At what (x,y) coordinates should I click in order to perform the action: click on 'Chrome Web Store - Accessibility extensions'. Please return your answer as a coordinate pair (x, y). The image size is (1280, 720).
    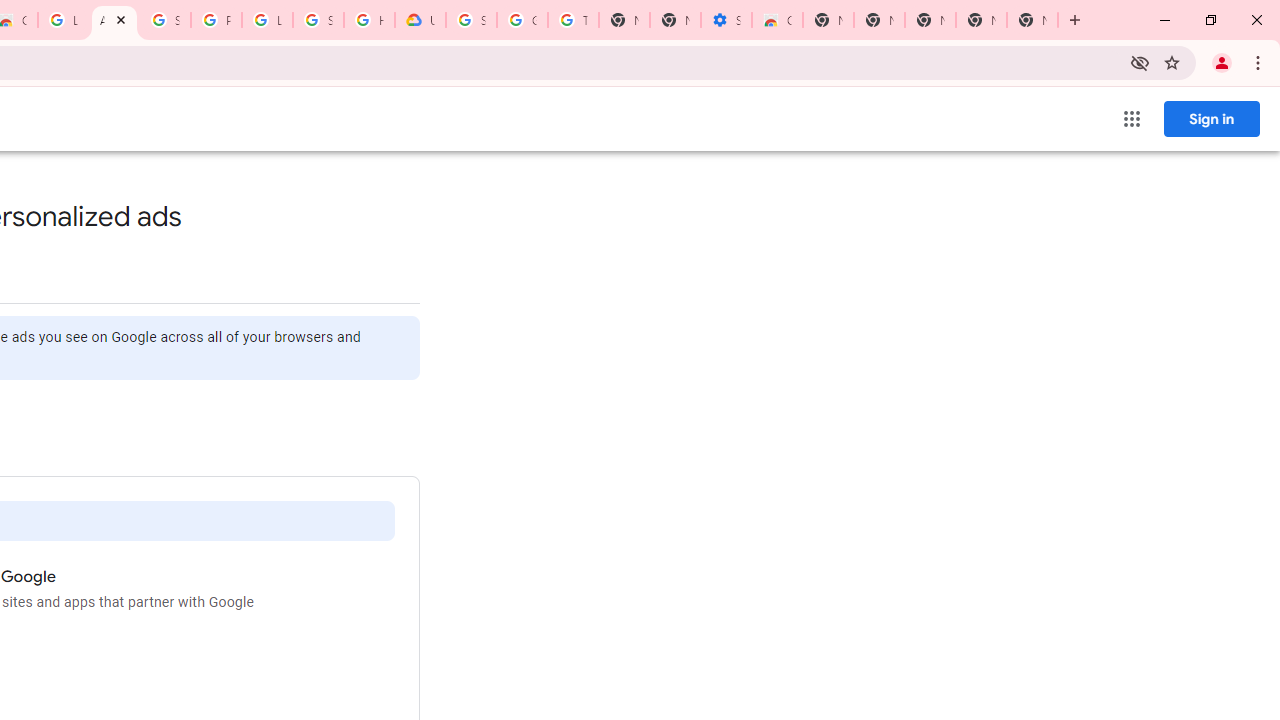
    Looking at the image, I should click on (775, 20).